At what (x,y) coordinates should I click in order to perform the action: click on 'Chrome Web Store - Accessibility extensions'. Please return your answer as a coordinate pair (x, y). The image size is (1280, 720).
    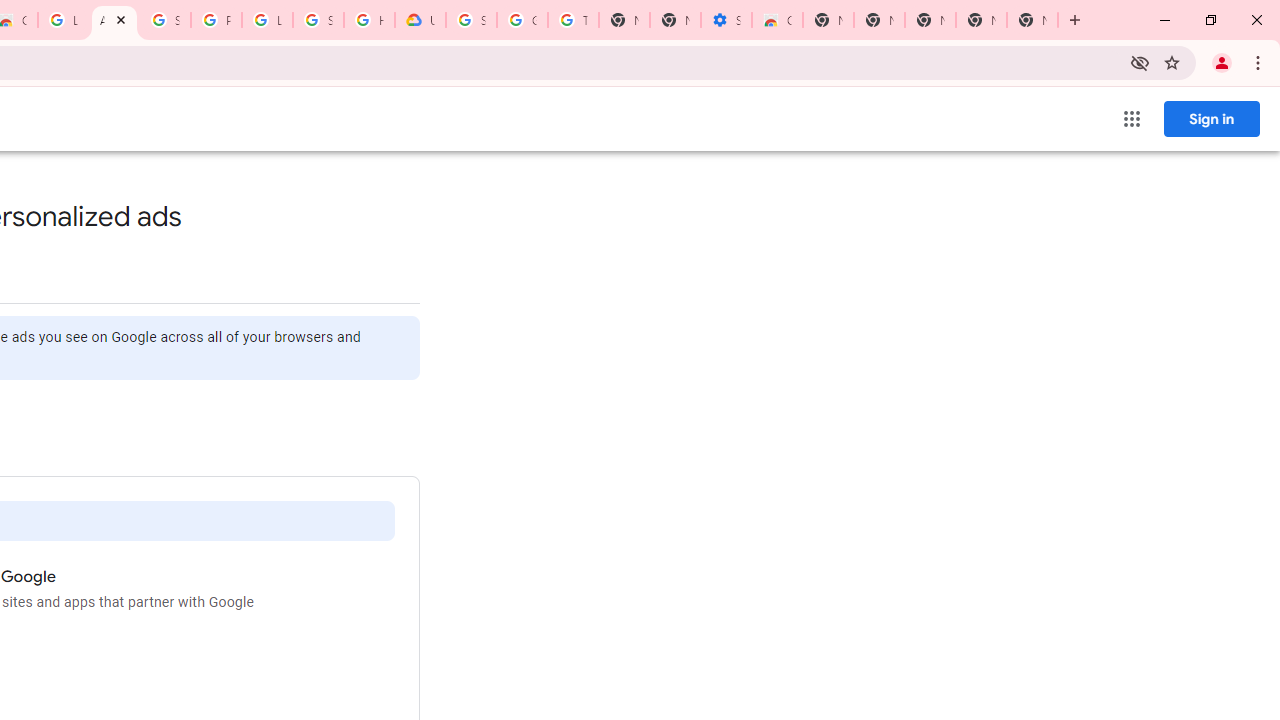
    Looking at the image, I should click on (775, 20).